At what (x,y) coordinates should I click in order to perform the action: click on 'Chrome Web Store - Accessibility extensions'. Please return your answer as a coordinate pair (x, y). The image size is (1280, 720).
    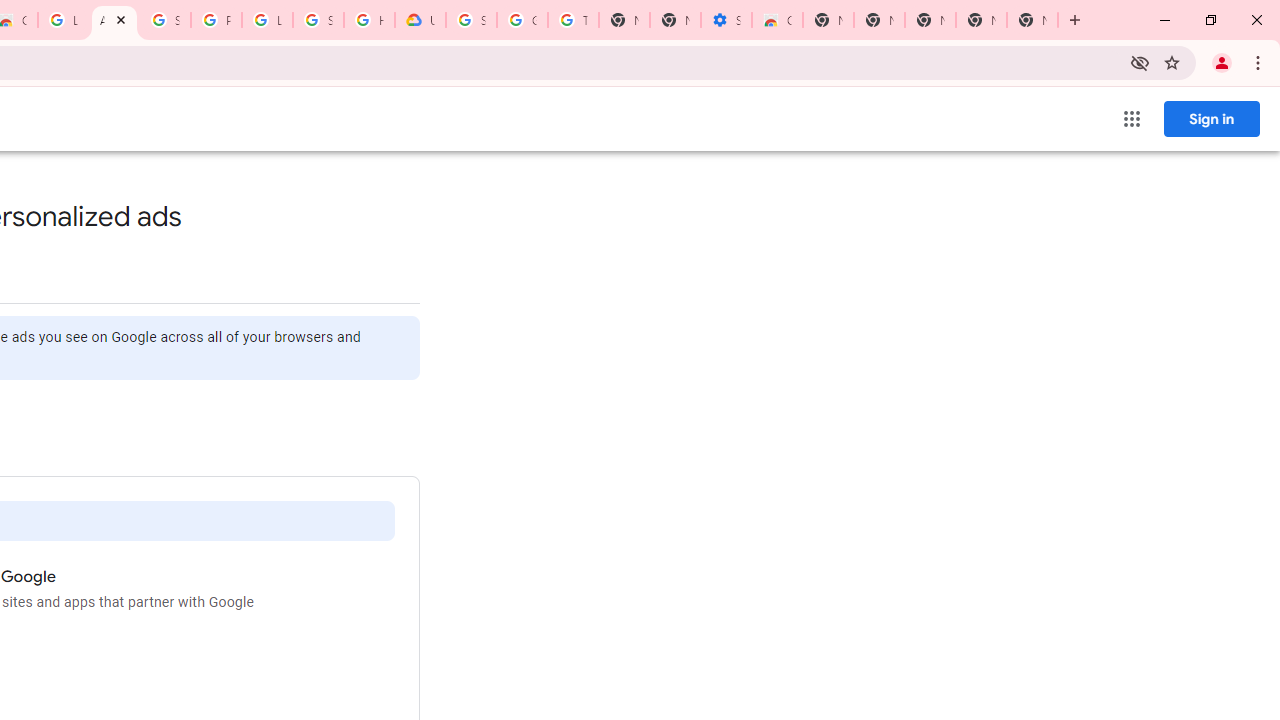
    Looking at the image, I should click on (775, 20).